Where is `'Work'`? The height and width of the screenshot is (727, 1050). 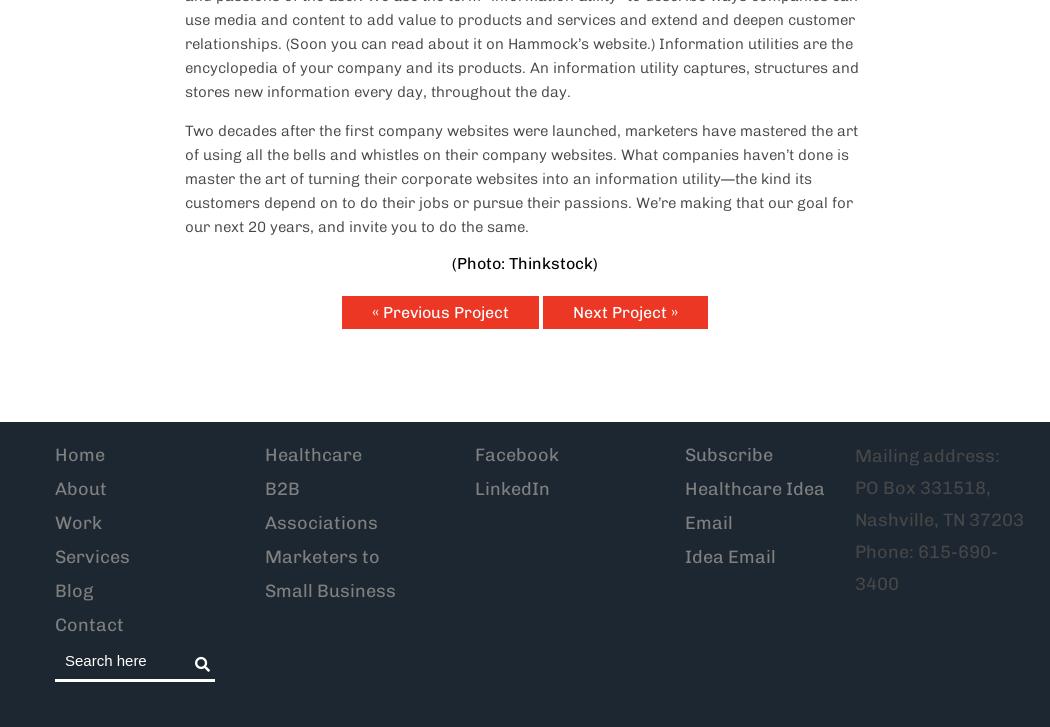
'Work' is located at coordinates (78, 522).